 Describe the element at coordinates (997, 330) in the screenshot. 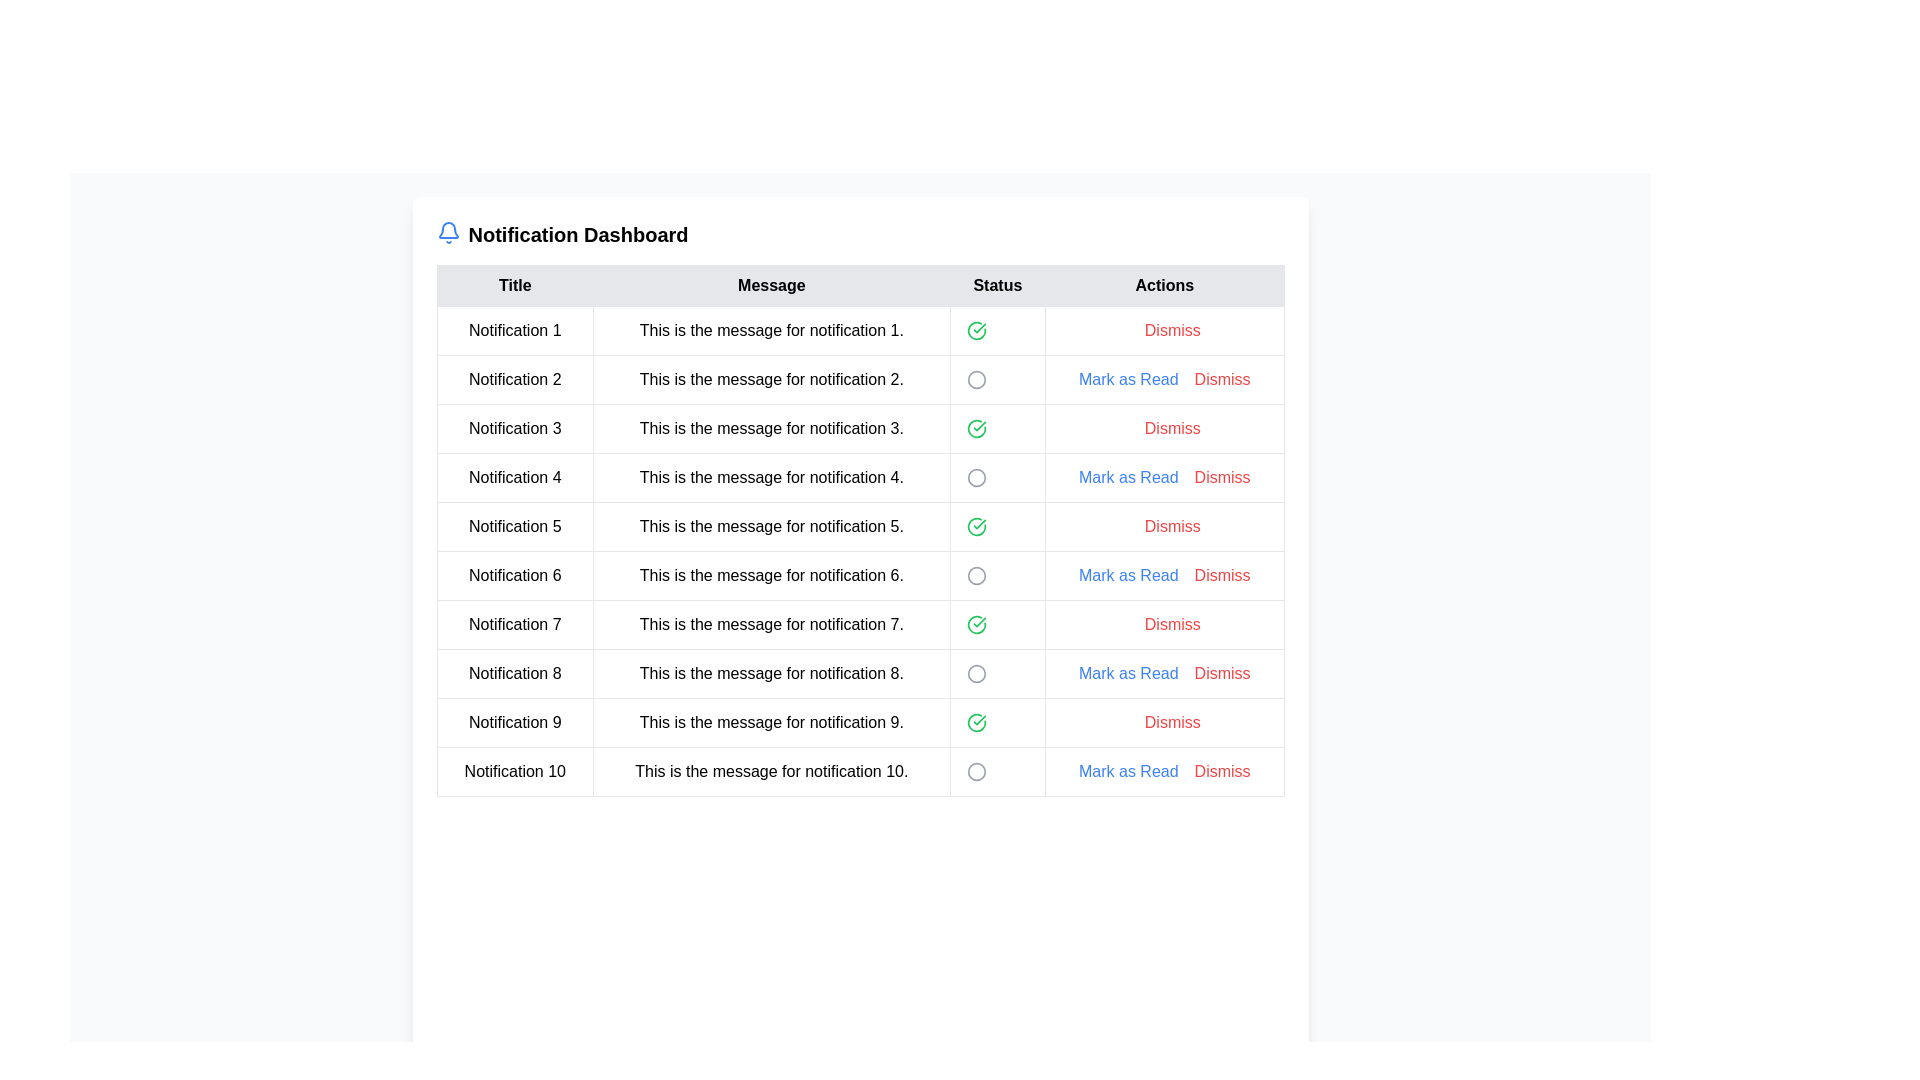

I see `icon styling of the Status Indicator, which is a rectangular segment with a green checkmark icon located in the Status column of the notification table for 'Notification 1'` at that location.